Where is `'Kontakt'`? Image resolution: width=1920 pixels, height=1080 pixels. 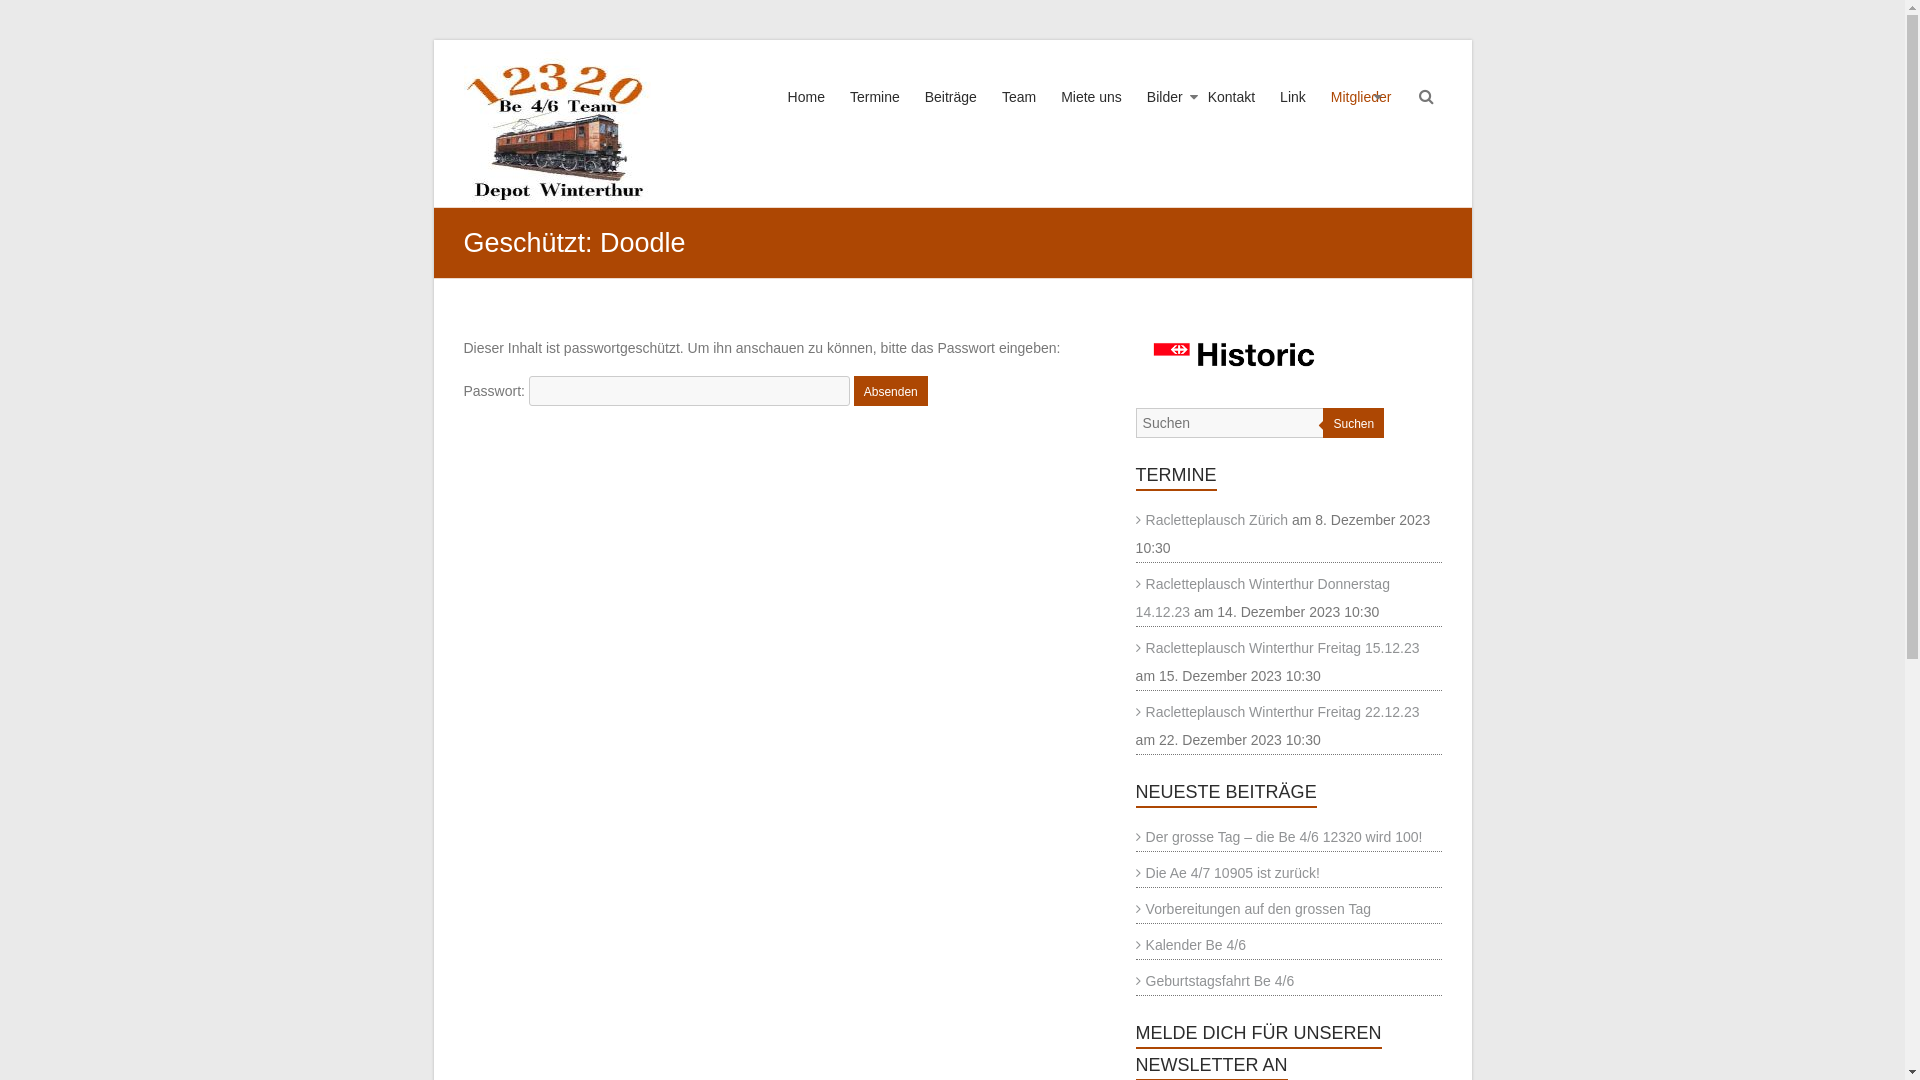
'Kontakt' is located at coordinates (1207, 115).